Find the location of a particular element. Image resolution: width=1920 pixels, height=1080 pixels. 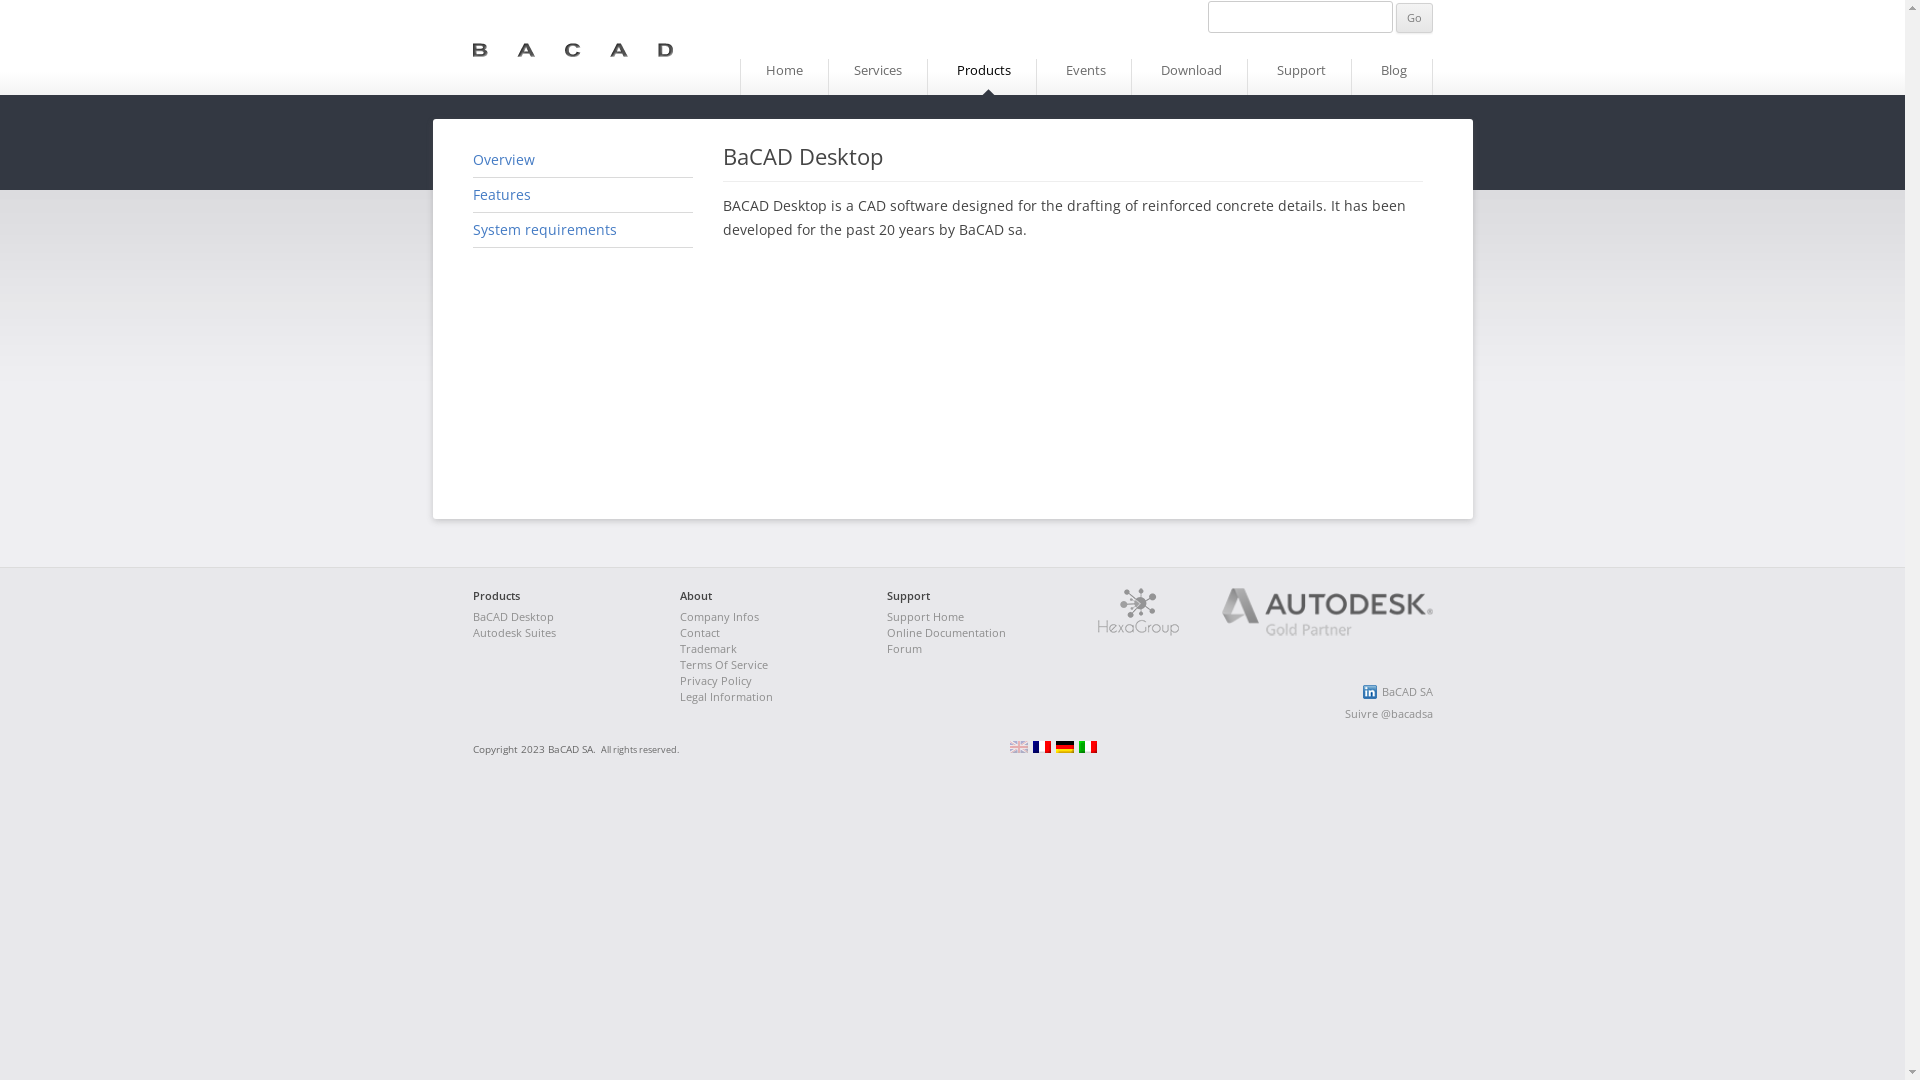

'Hexagroup' is located at coordinates (1138, 631).